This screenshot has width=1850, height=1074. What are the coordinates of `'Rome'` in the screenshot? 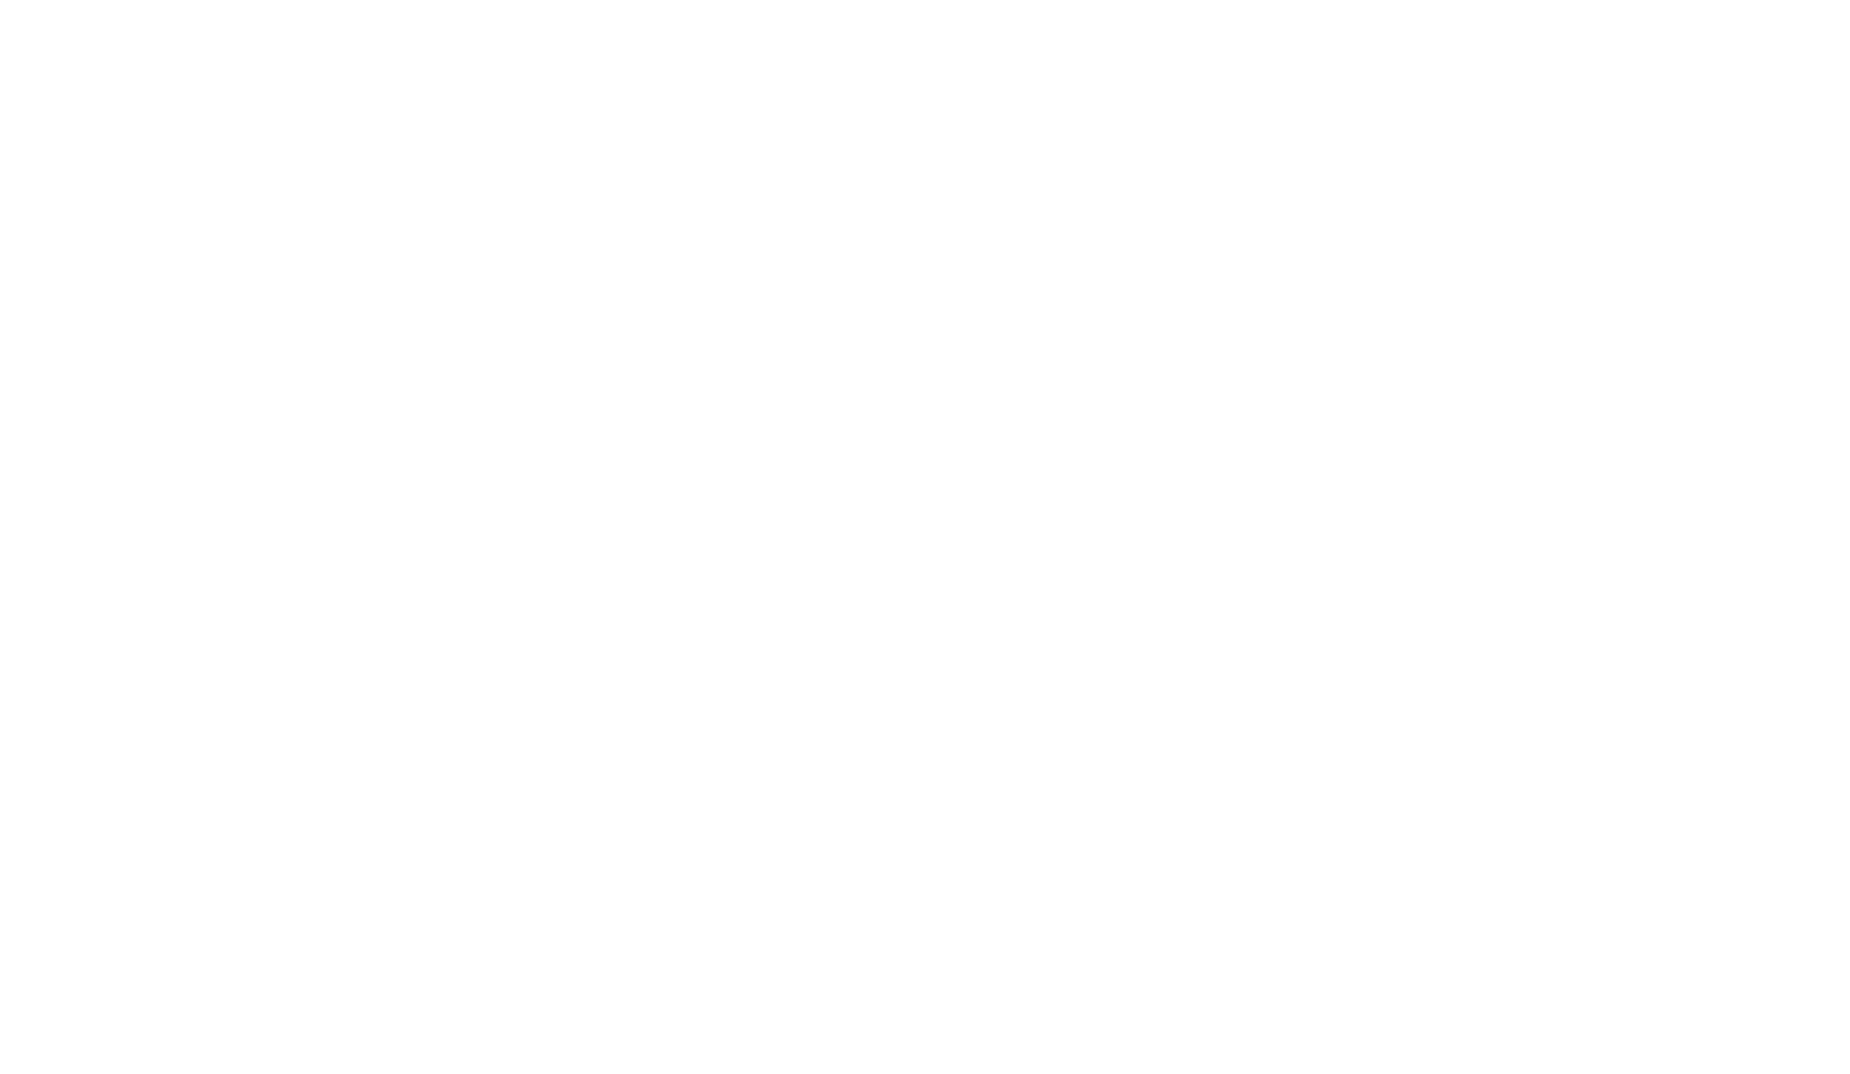 It's located at (1403, 153).